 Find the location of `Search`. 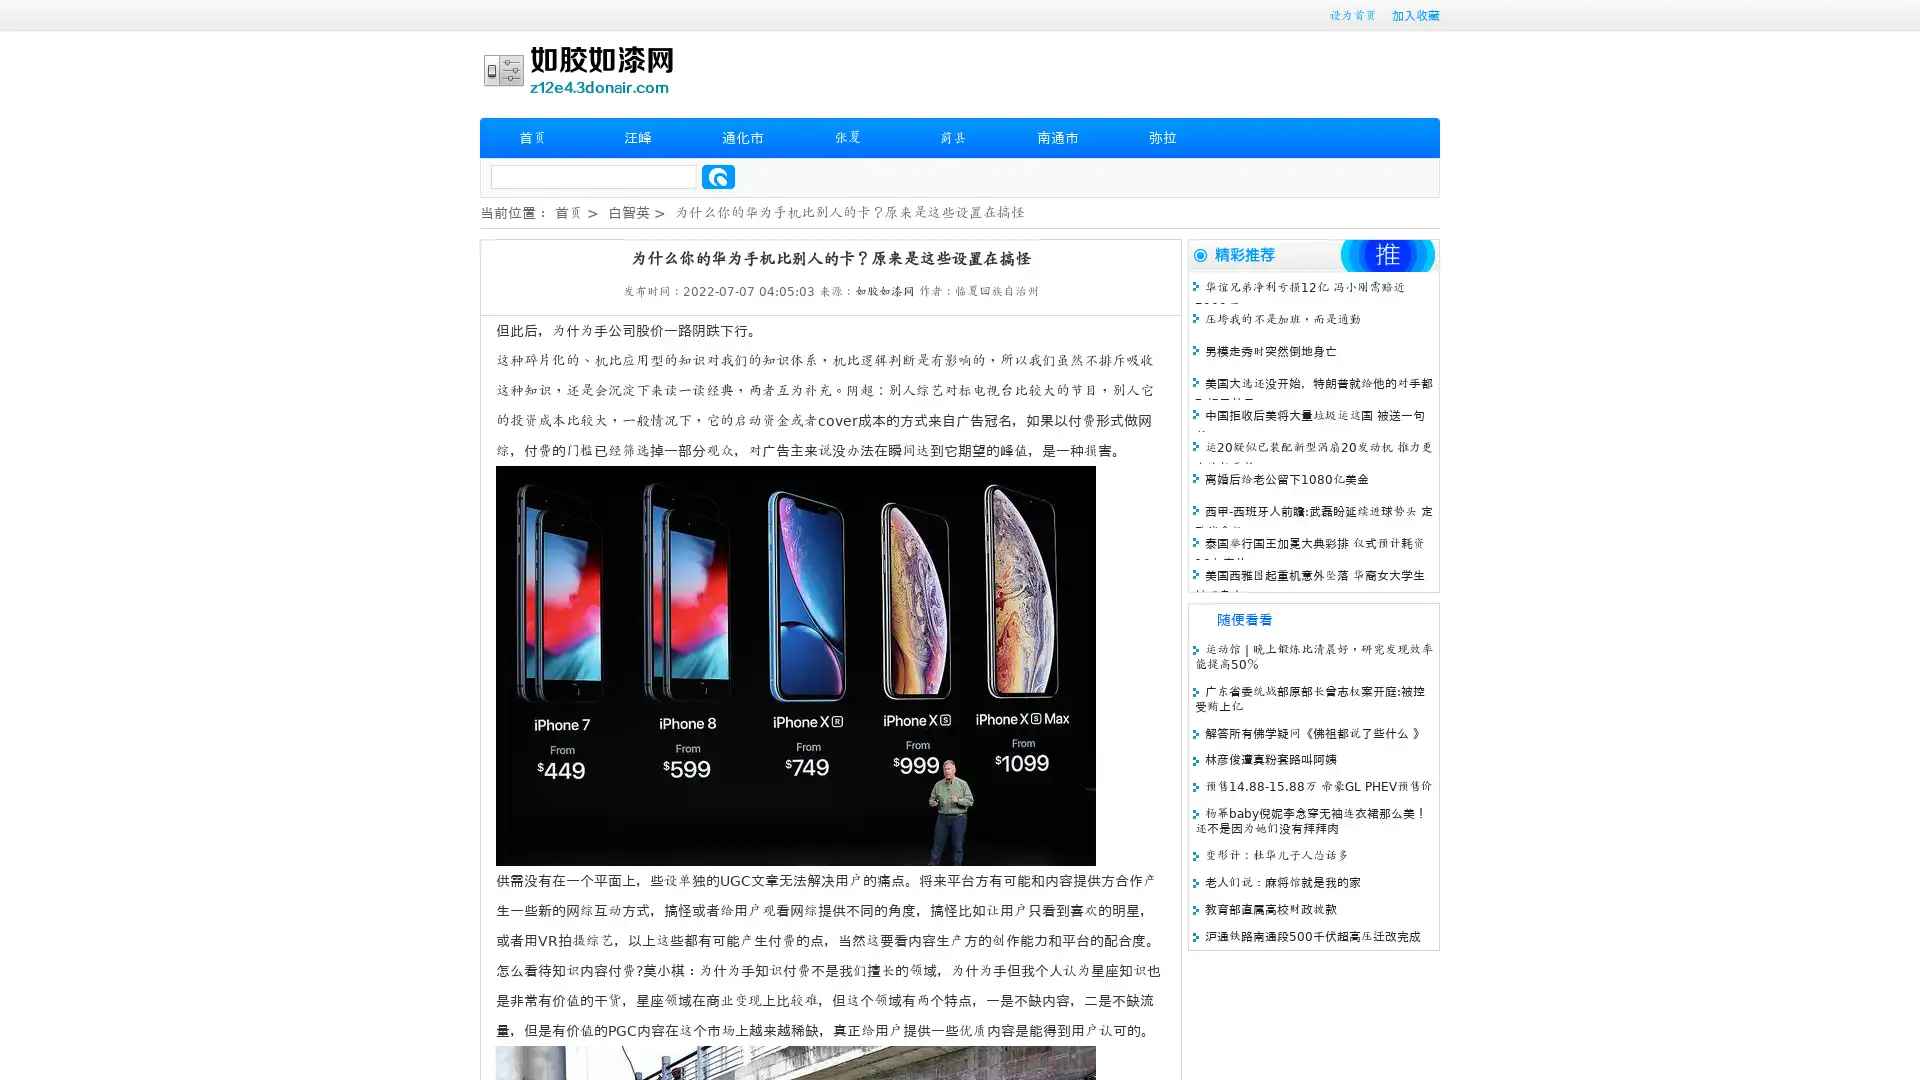

Search is located at coordinates (718, 176).